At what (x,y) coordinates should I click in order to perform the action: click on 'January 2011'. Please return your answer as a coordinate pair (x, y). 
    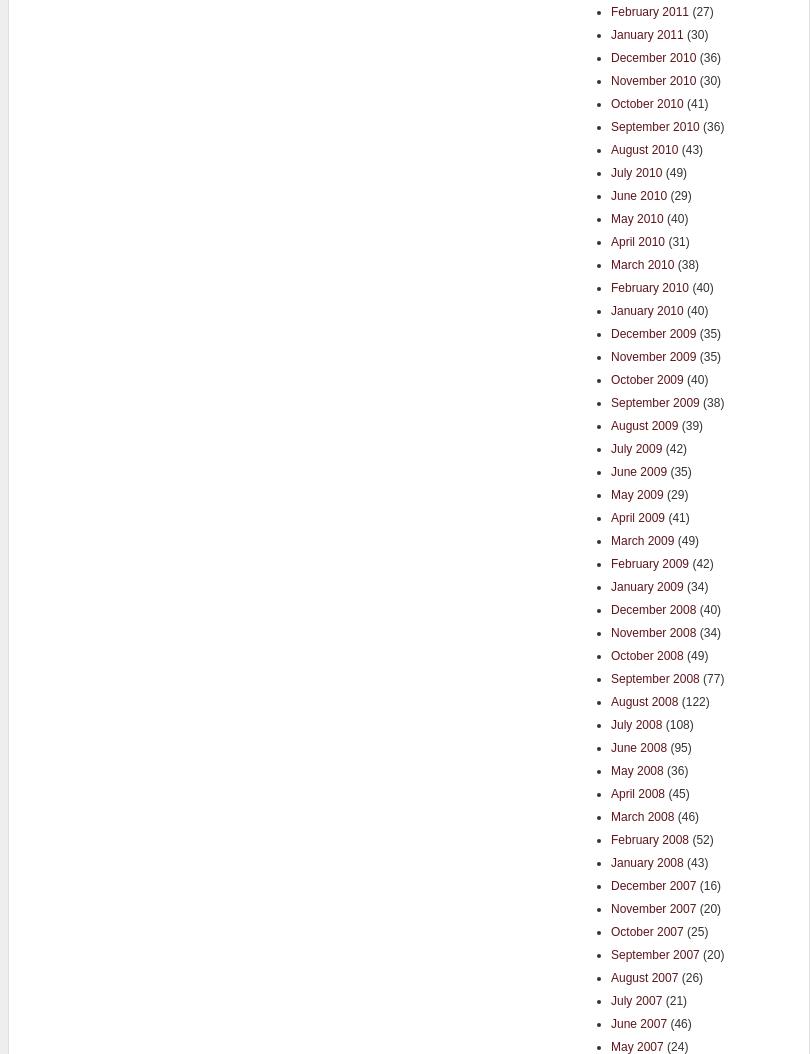
    Looking at the image, I should click on (646, 34).